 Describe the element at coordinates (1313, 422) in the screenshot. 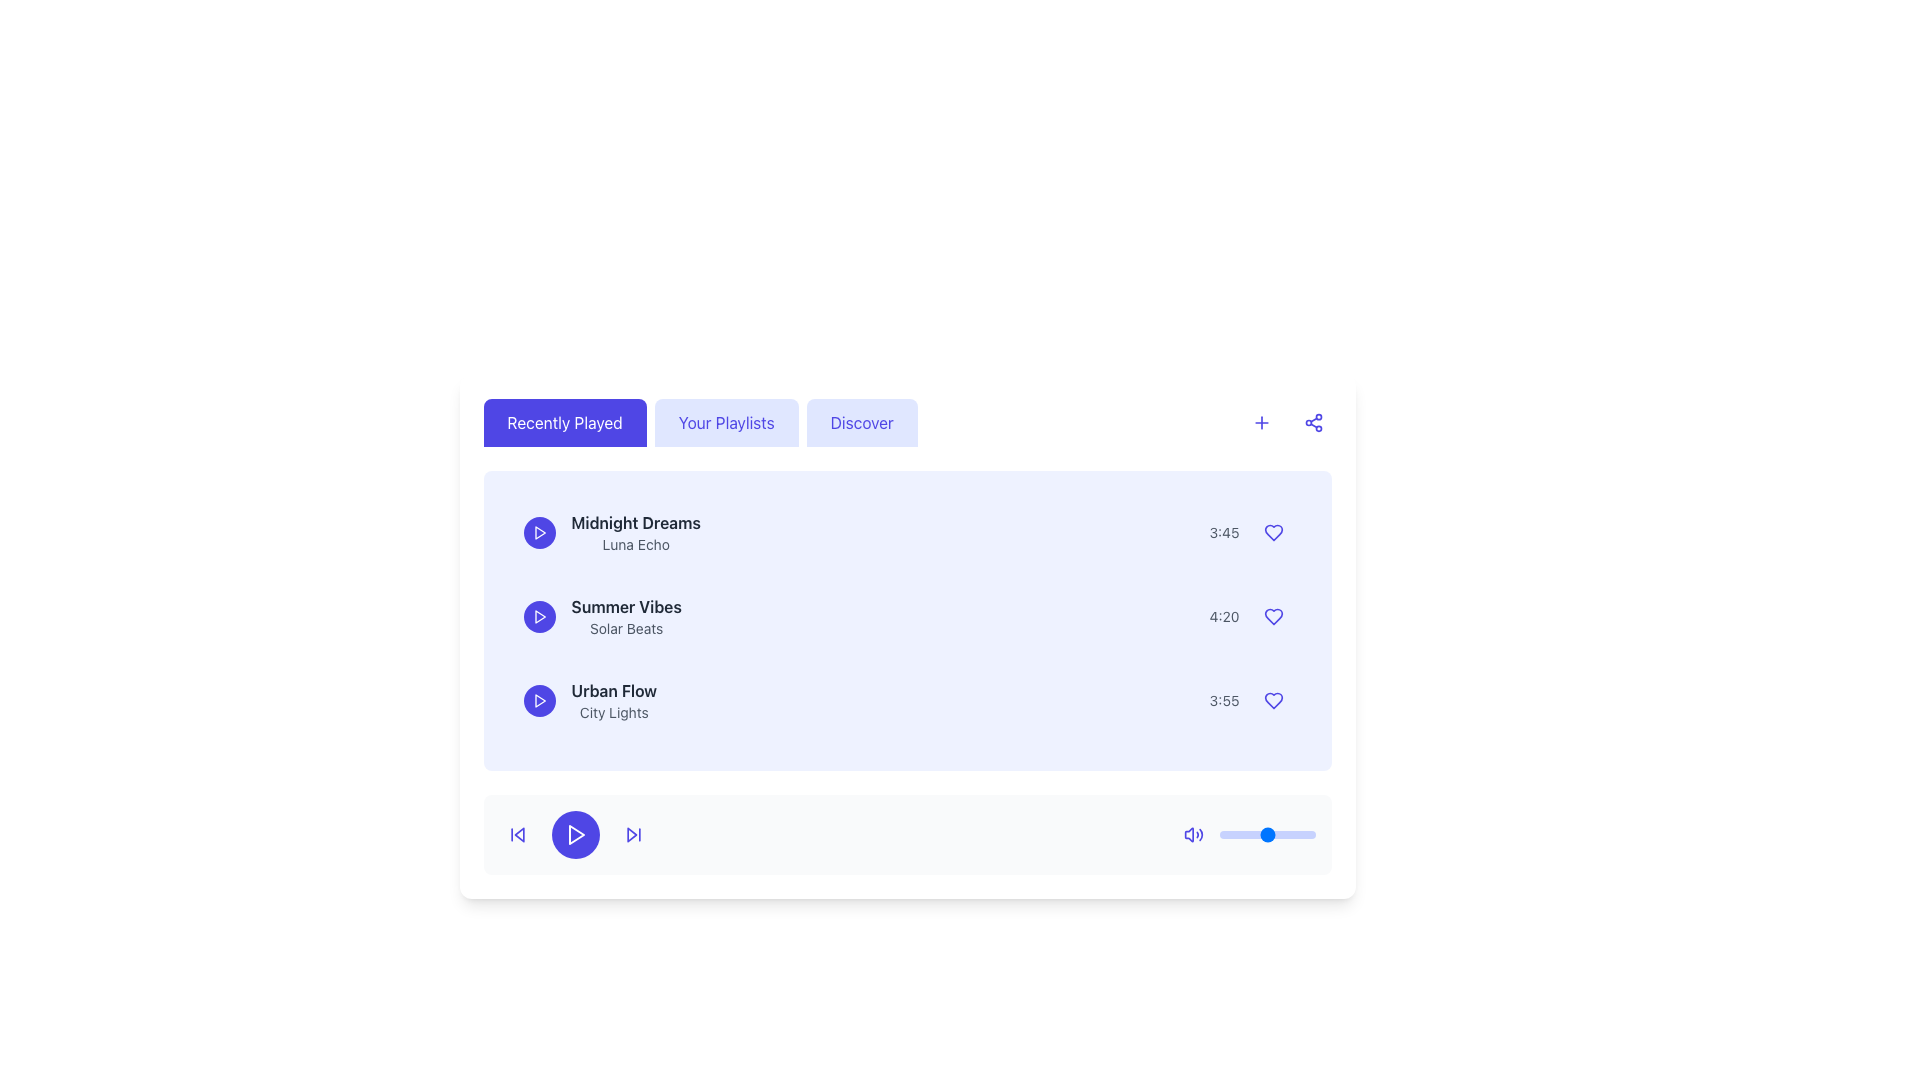

I see `the stylized share icon, which resembles a network of three connected dots forming a triangular configuration, located at the top right corner of the card interface to share` at that location.